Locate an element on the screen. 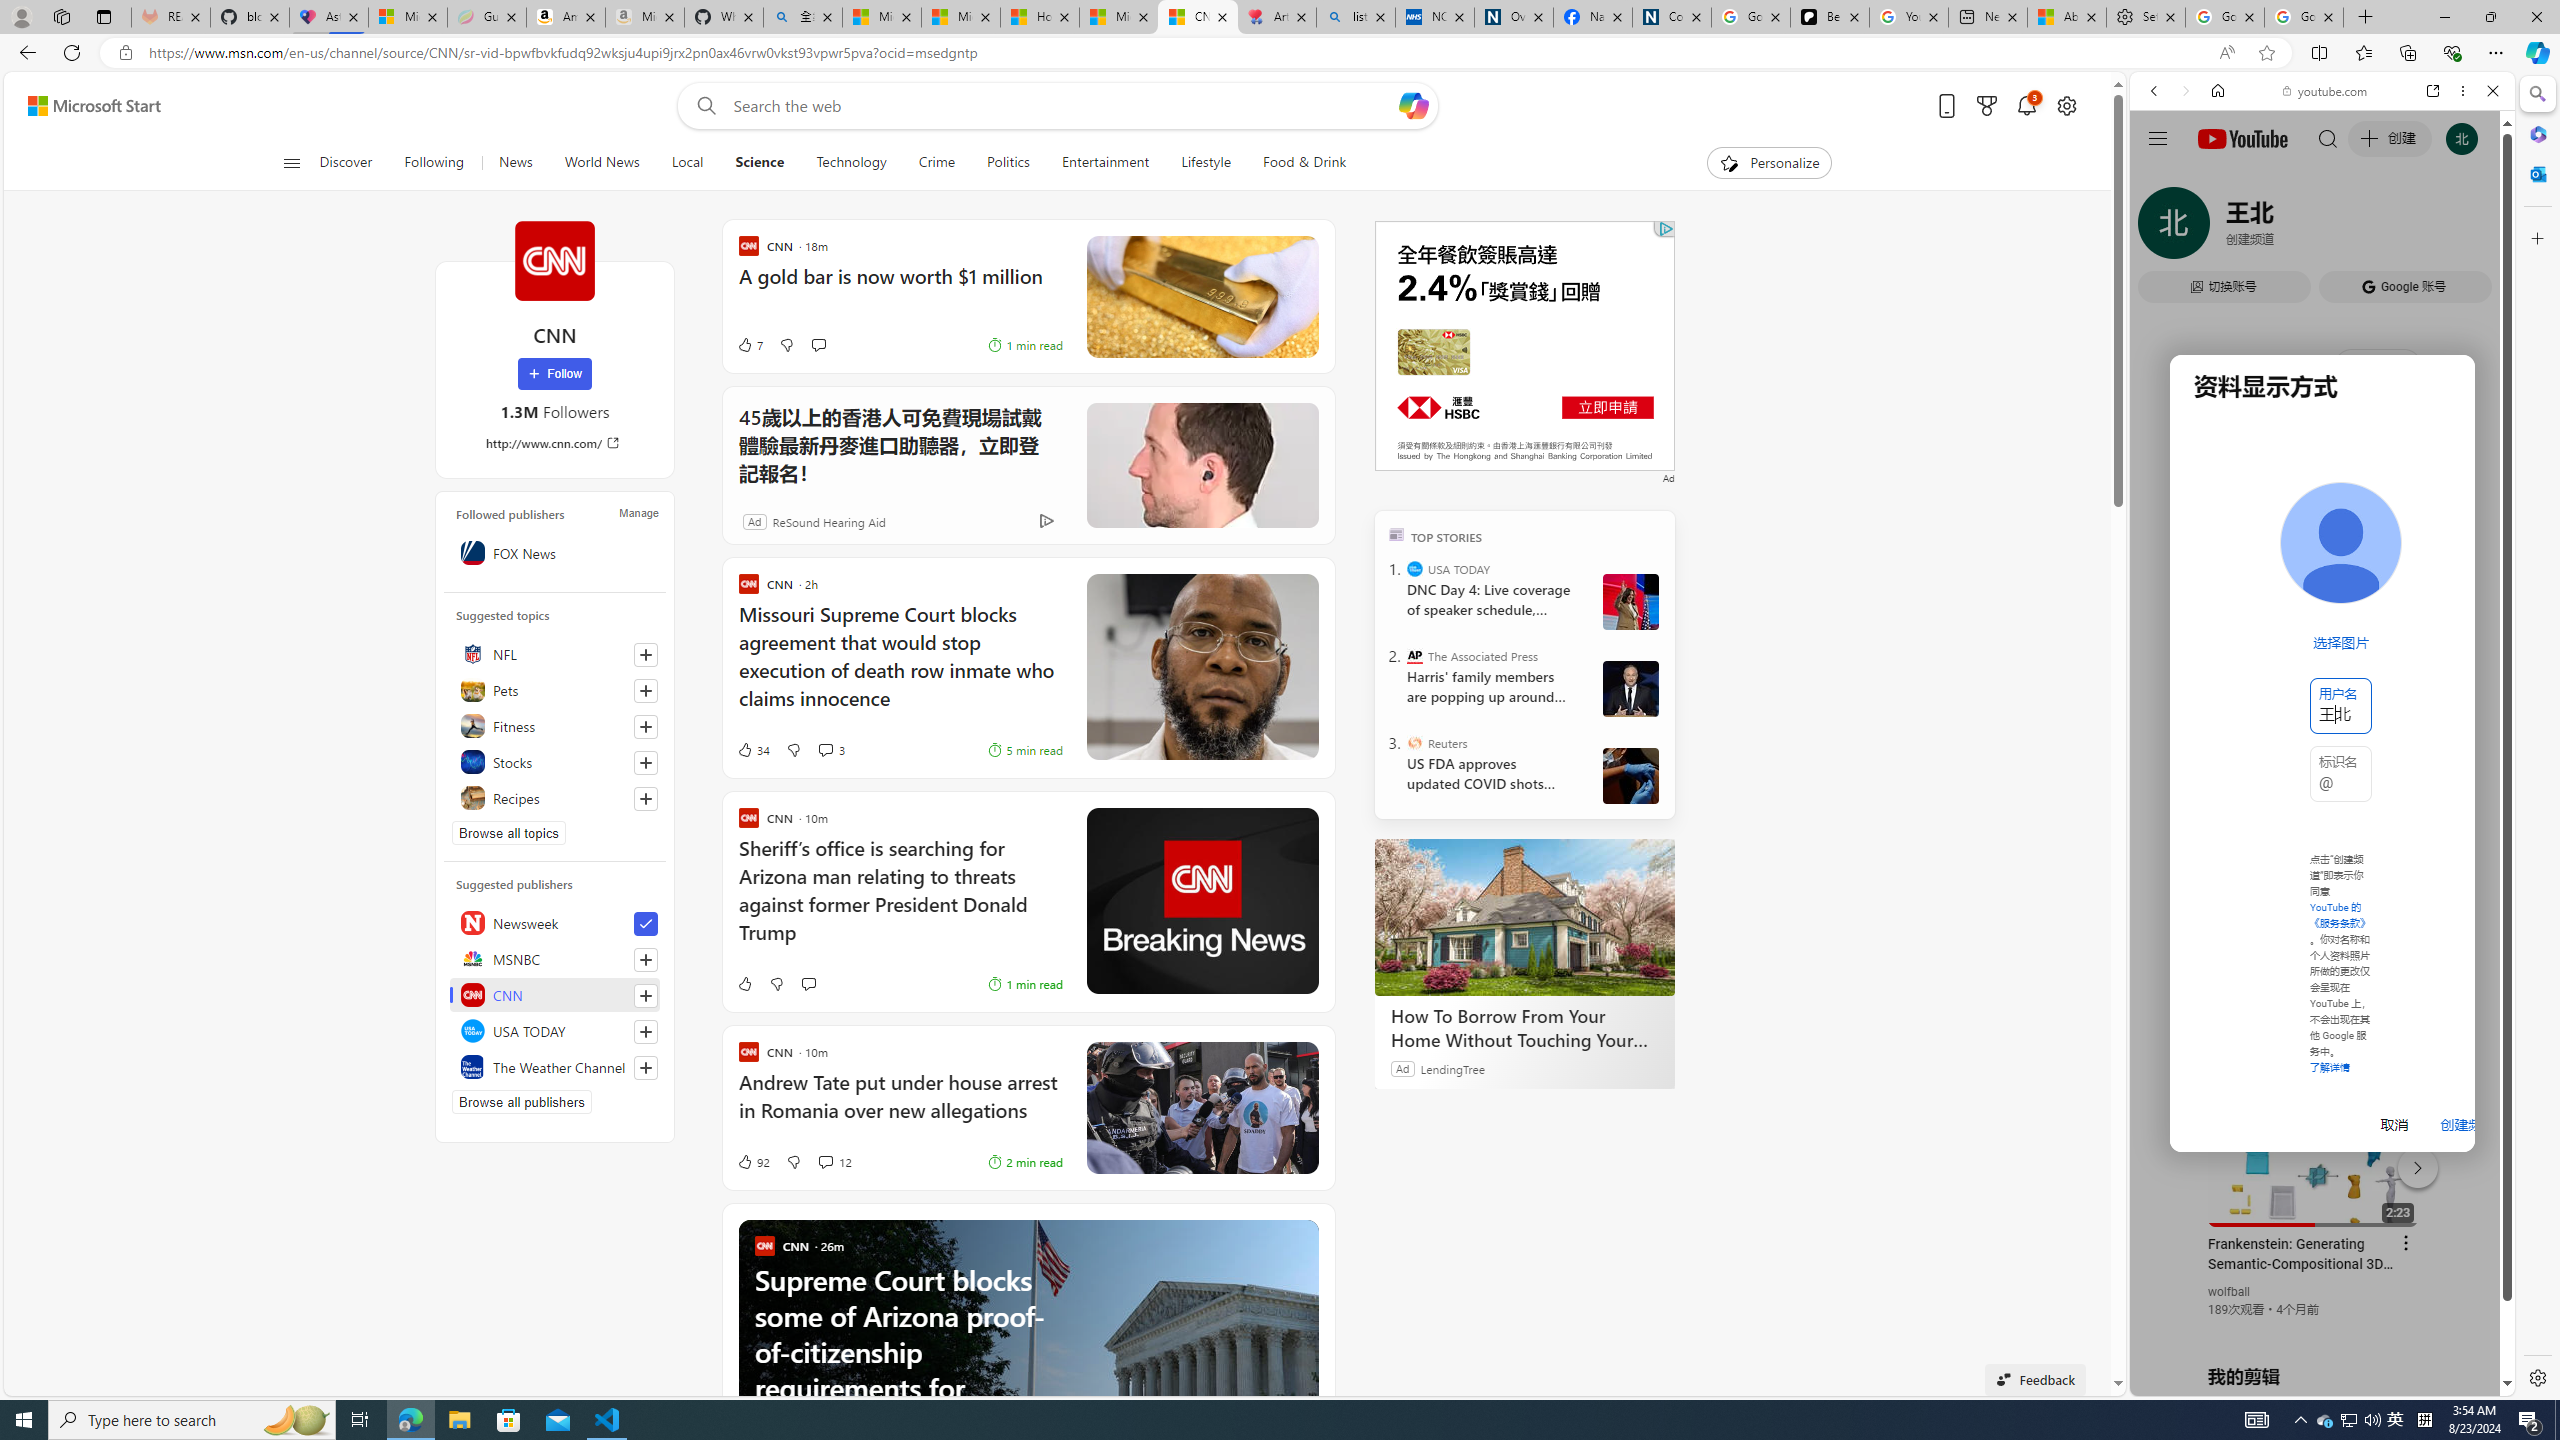 This screenshot has height=1440, width=2560. 'Trailer #2 [HD]' is located at coordinates (2320, 591).